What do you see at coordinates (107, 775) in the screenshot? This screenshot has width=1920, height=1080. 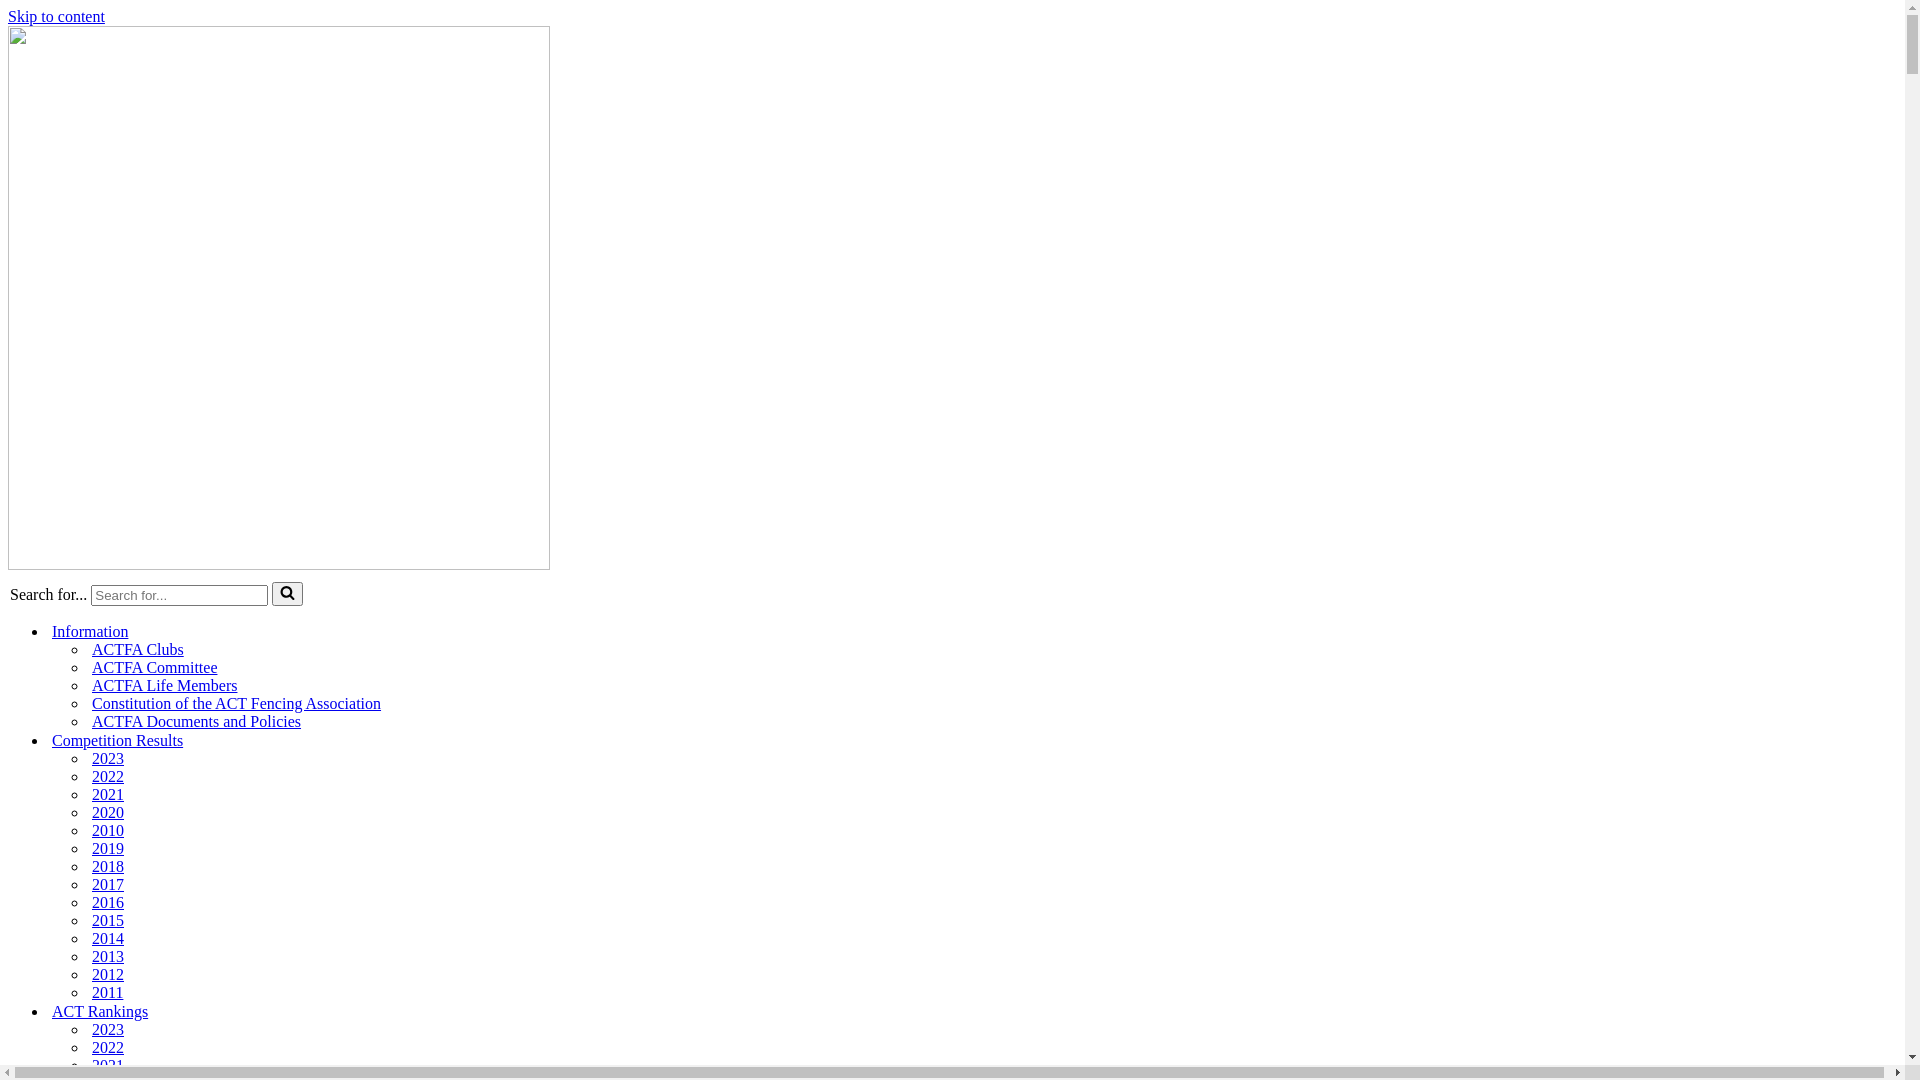 I see `'2022'` at bounding box center [107, 775].